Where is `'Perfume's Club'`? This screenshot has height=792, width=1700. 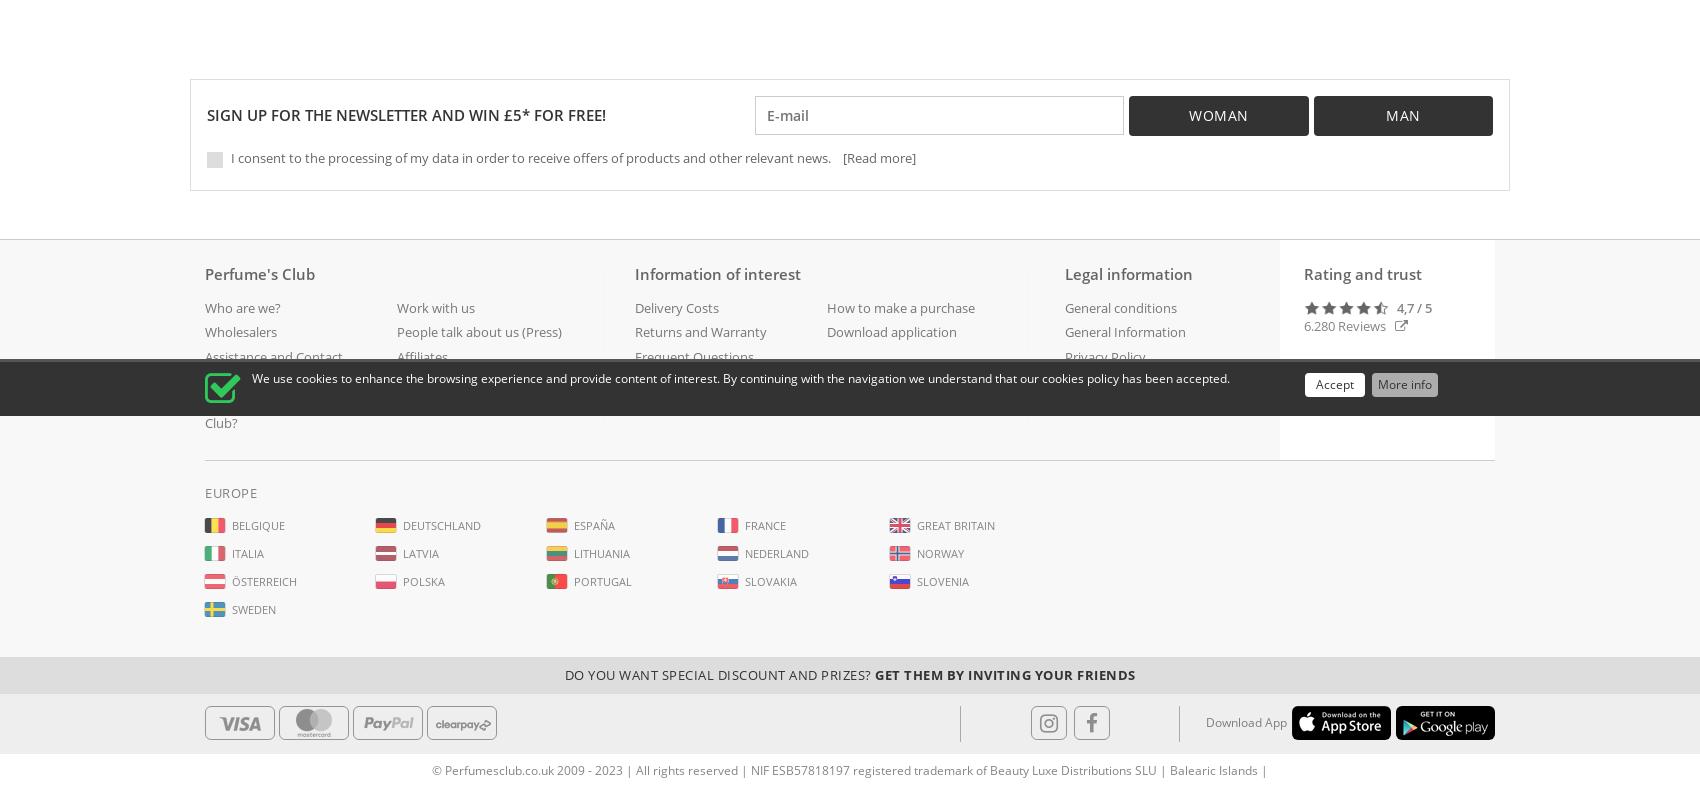
'Perfume's Club' is located at coordinates (259, 273).